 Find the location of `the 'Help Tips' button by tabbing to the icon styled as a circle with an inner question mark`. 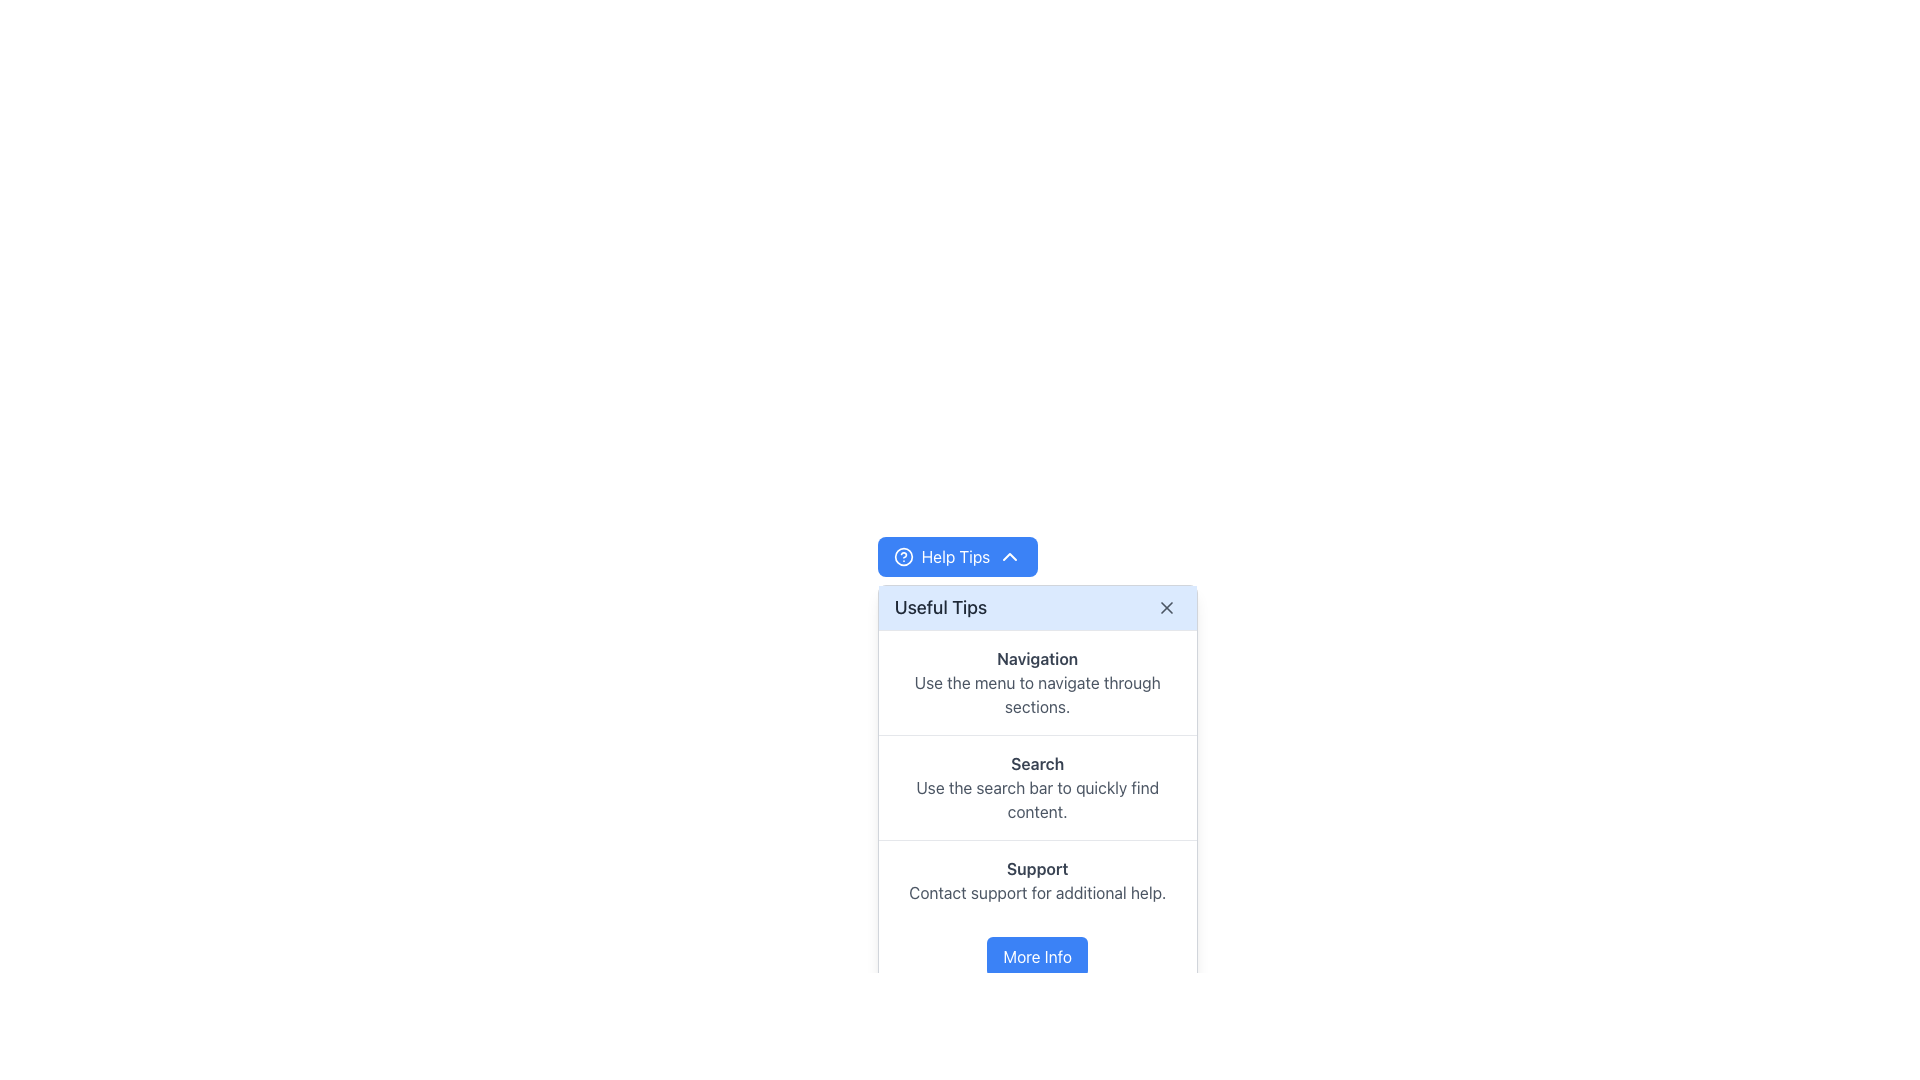

the 'Help Tips' button by tabbing to the icon styled as a circle with an inner question mark is located at coordinates (902, 556).